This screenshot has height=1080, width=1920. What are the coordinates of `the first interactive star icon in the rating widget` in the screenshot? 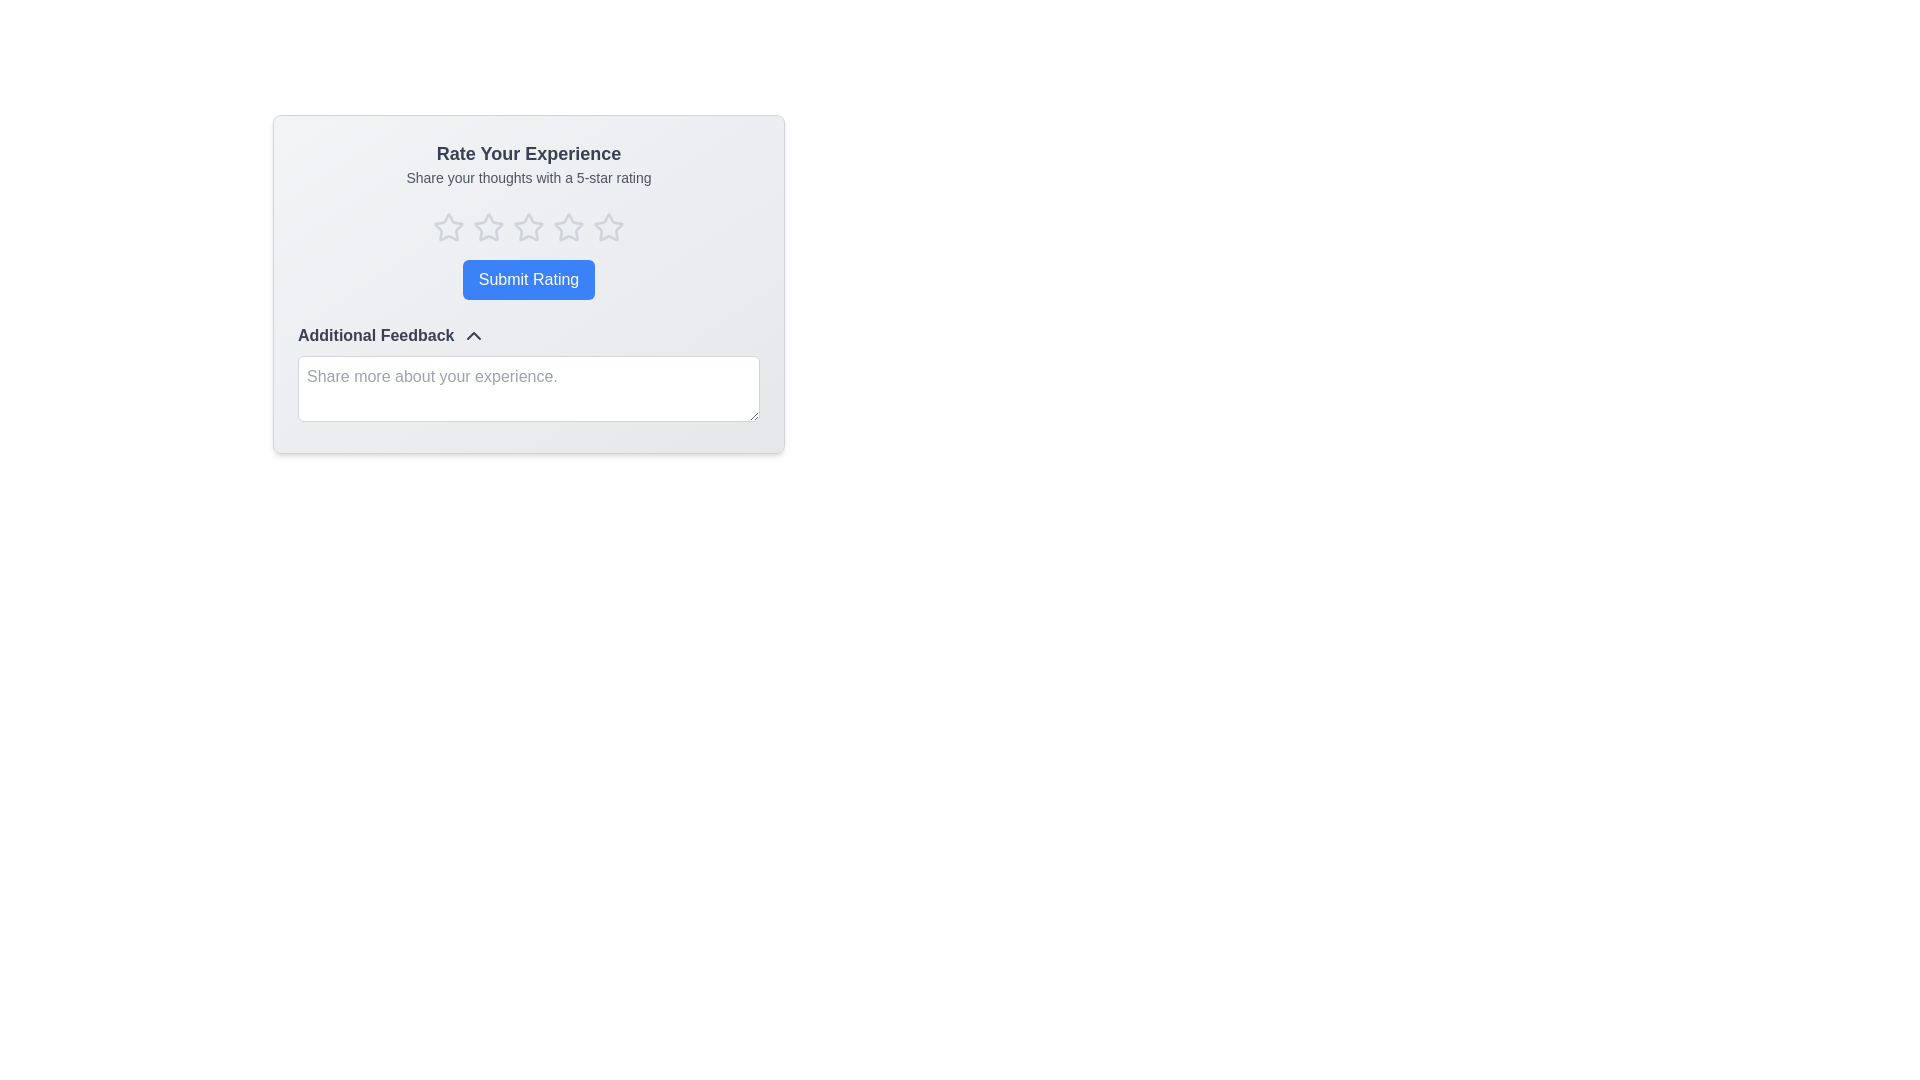 It's located at (448, 226).